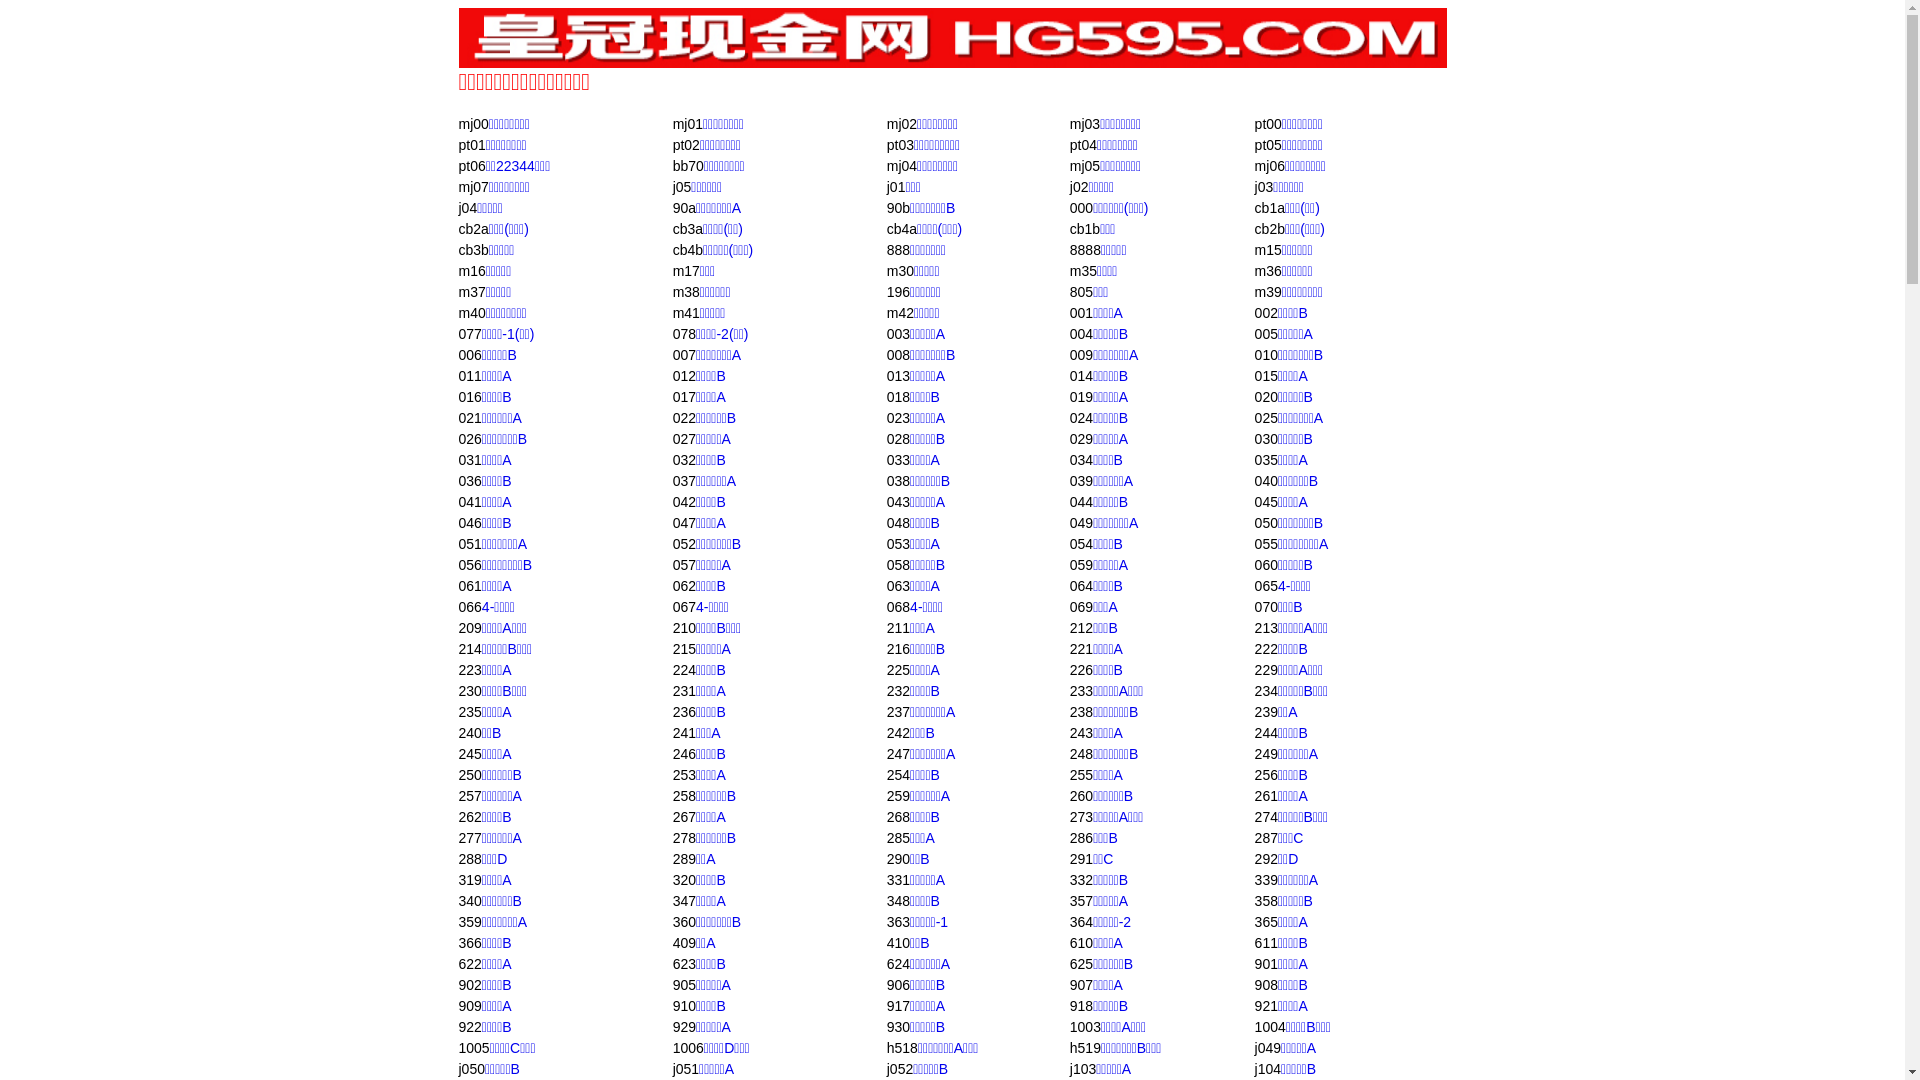 This screenshot has height=1080, width=1920. Describe the element at coordinates (472, 186) in the screenshot. I see `'mj07'` at that location.